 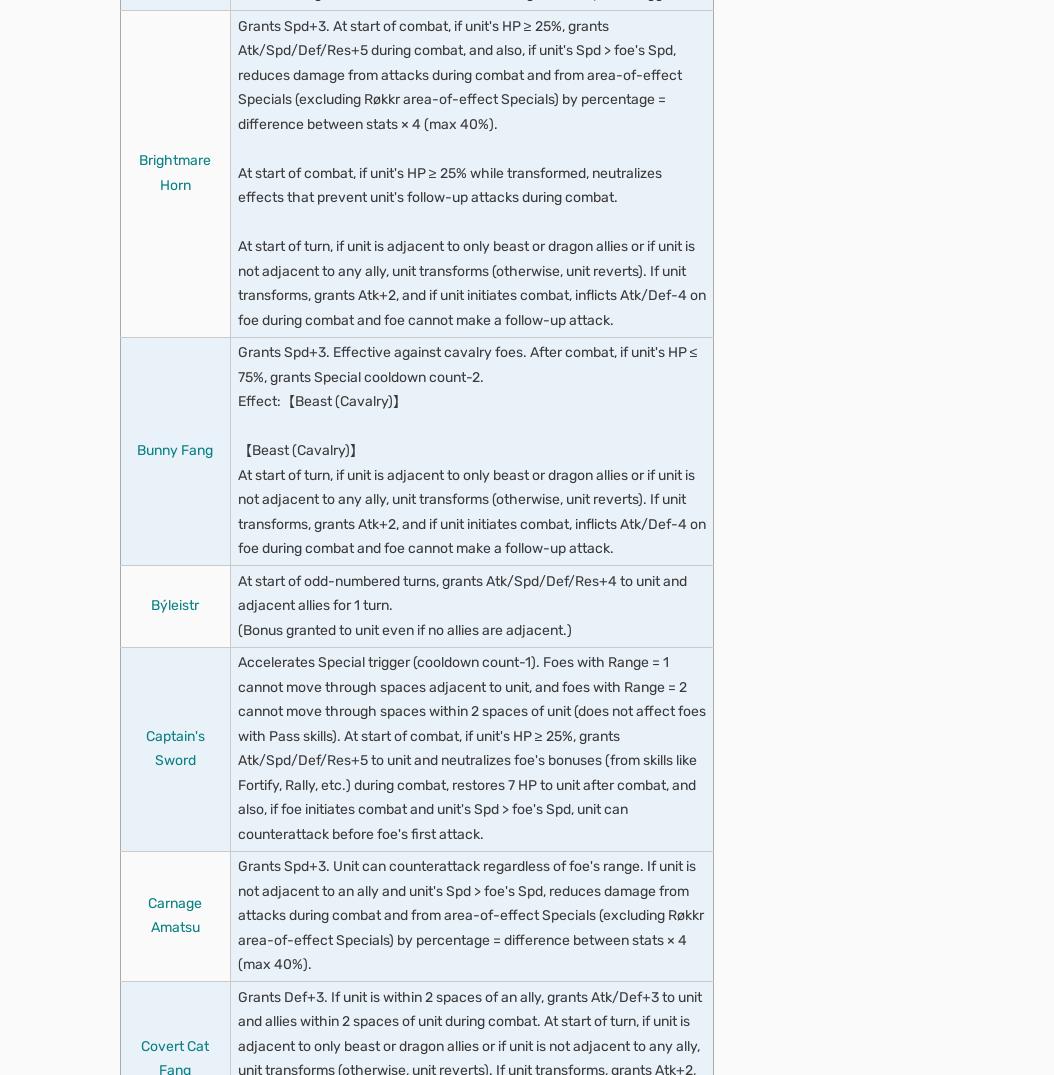 I want to click on 'At start of turn, if unit is not adjacent to an ally, grants Spd/Res+6 to unit for 1 turn.', so click(x=473, y=322).